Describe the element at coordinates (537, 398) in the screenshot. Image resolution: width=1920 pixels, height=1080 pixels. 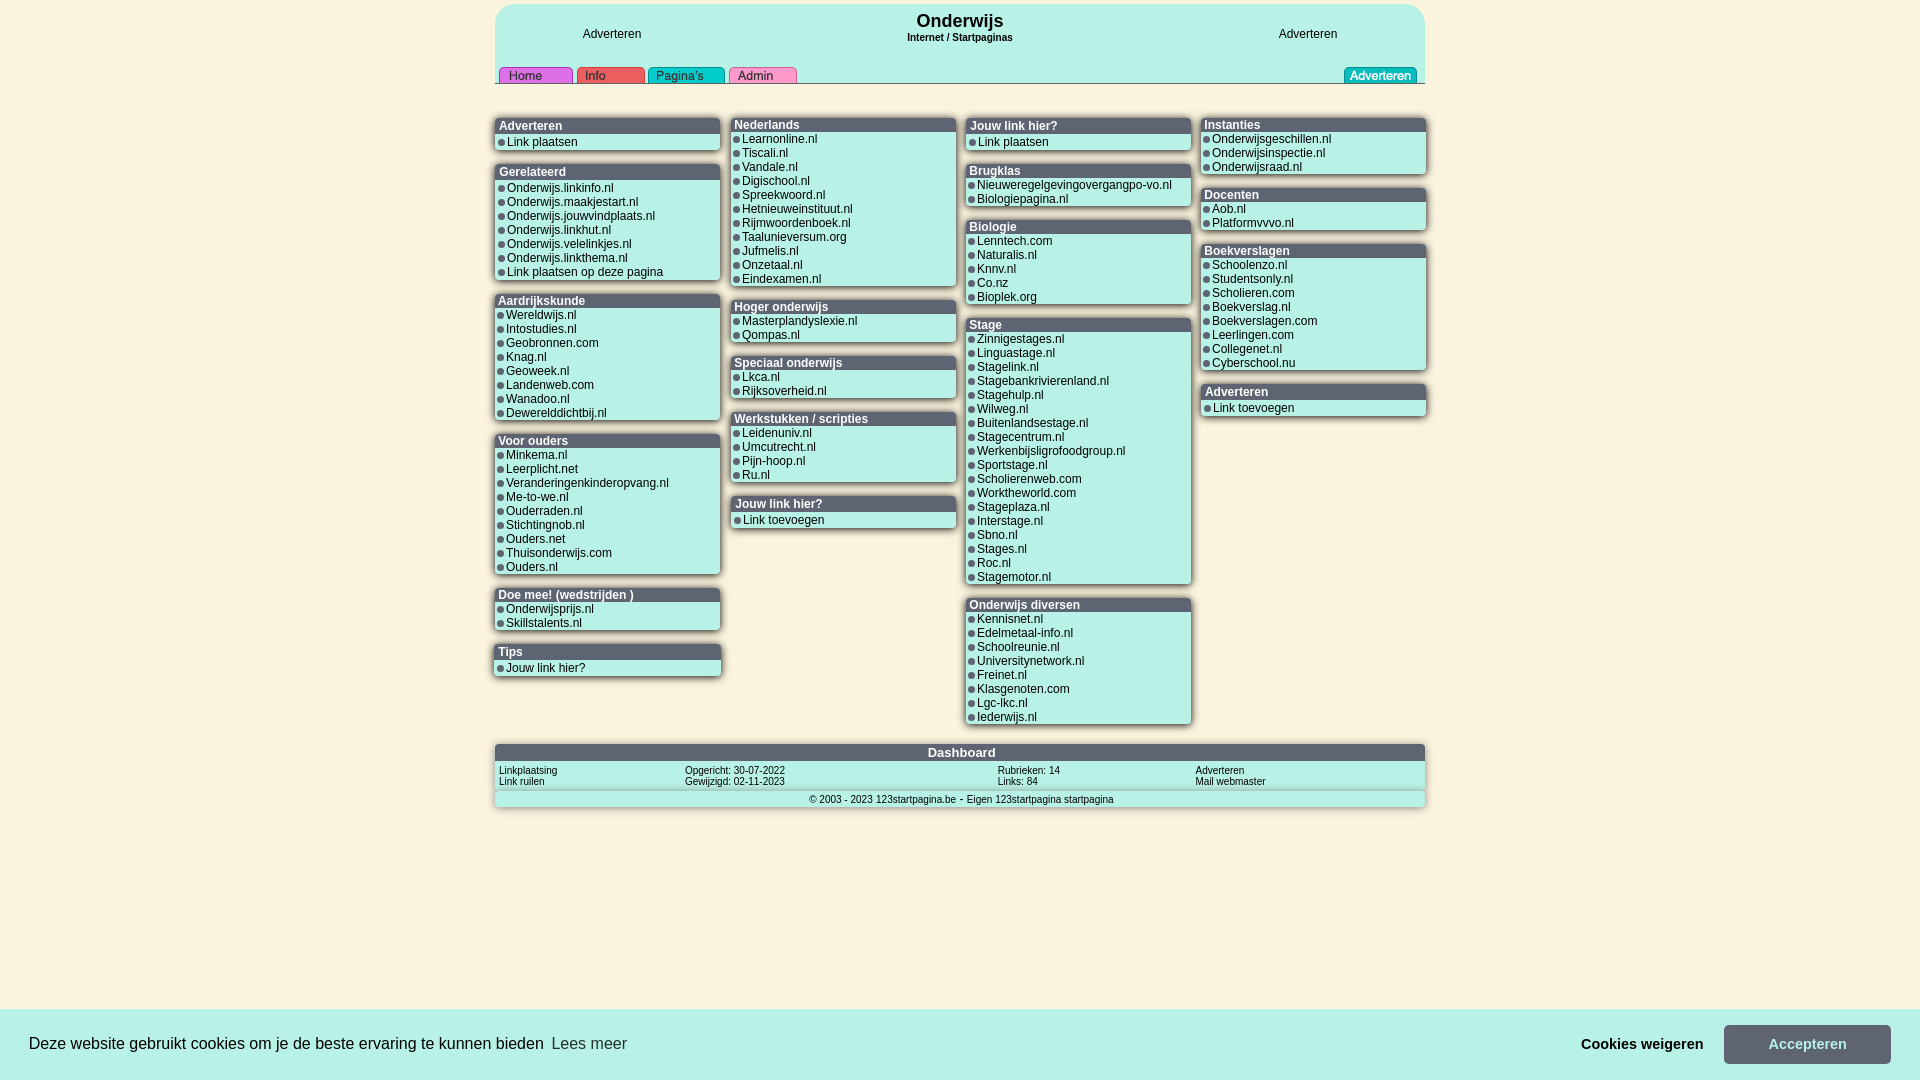
I see `'Wanadoo.nl'` at that location.